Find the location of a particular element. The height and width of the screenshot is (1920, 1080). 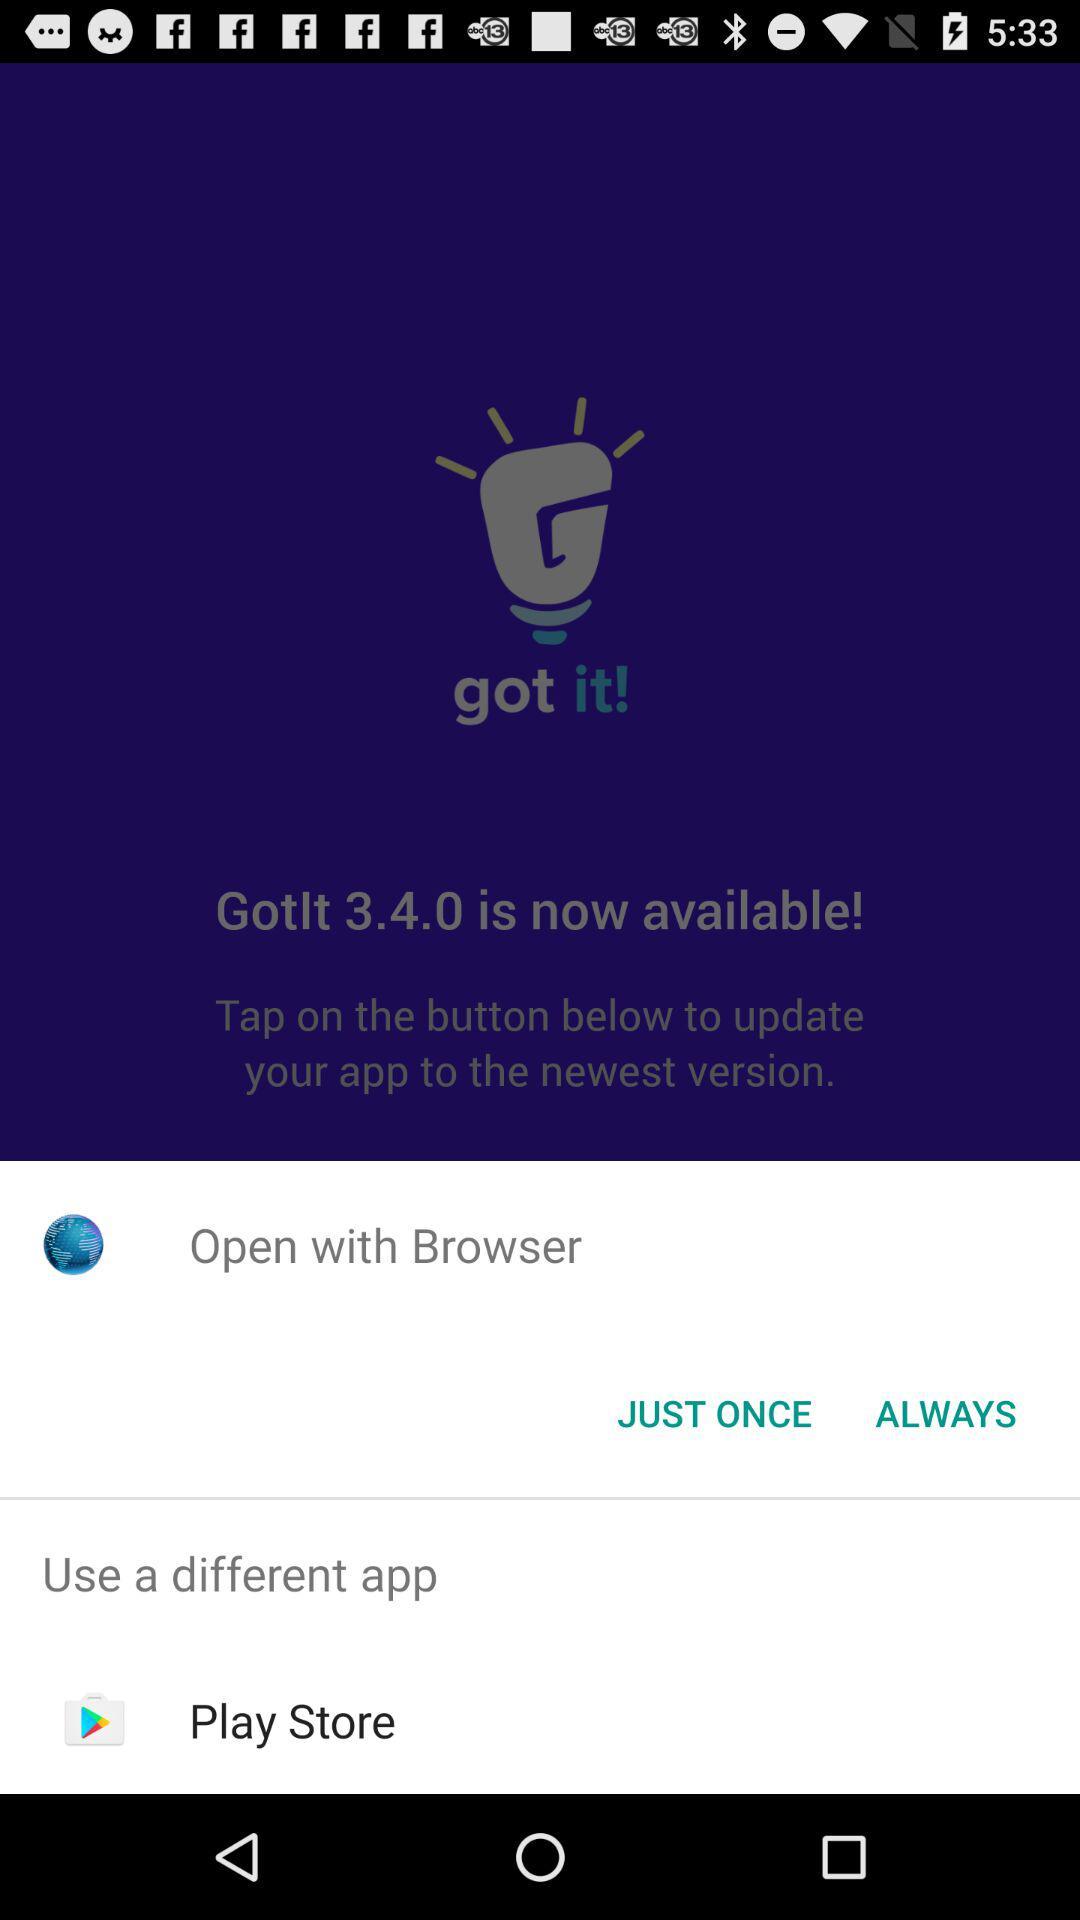

just once is located at coordinates (713, 1411).